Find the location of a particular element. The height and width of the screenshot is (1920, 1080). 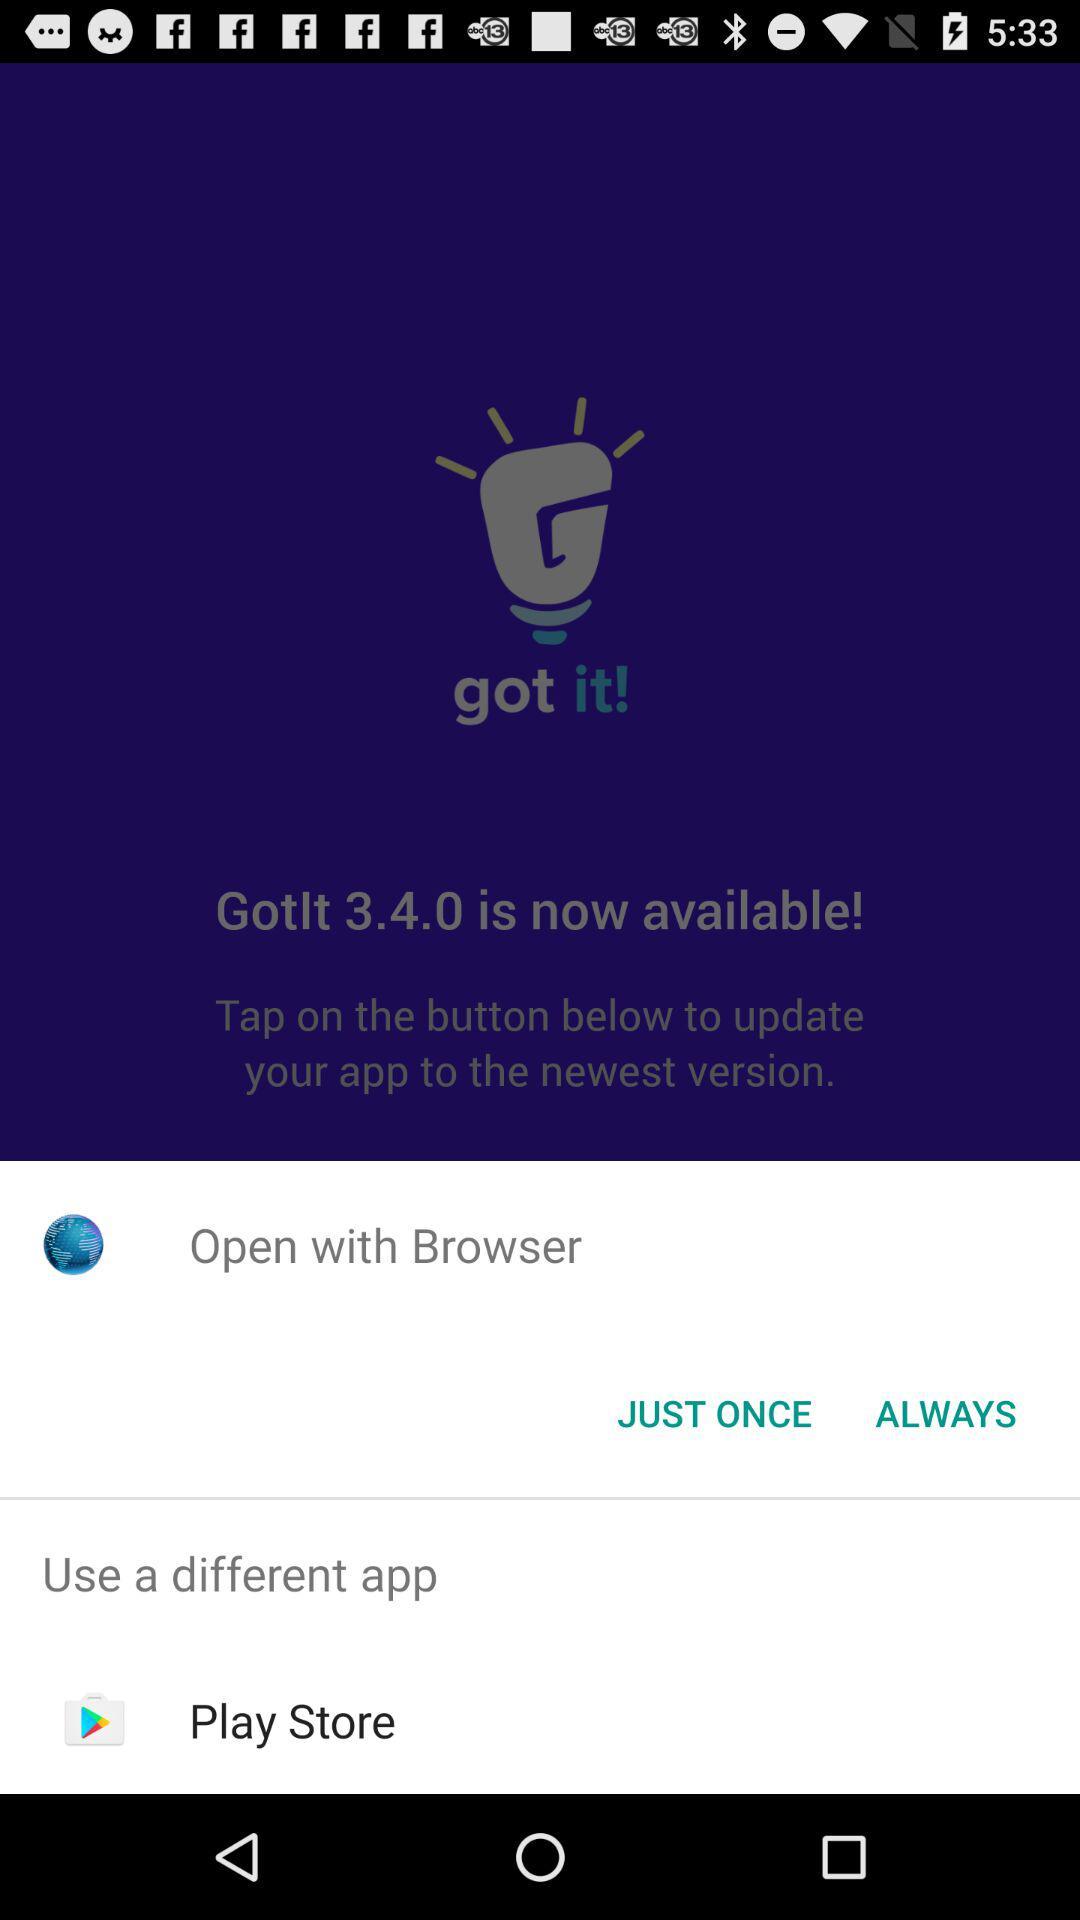

just once is located at coordinates (713, 1411).